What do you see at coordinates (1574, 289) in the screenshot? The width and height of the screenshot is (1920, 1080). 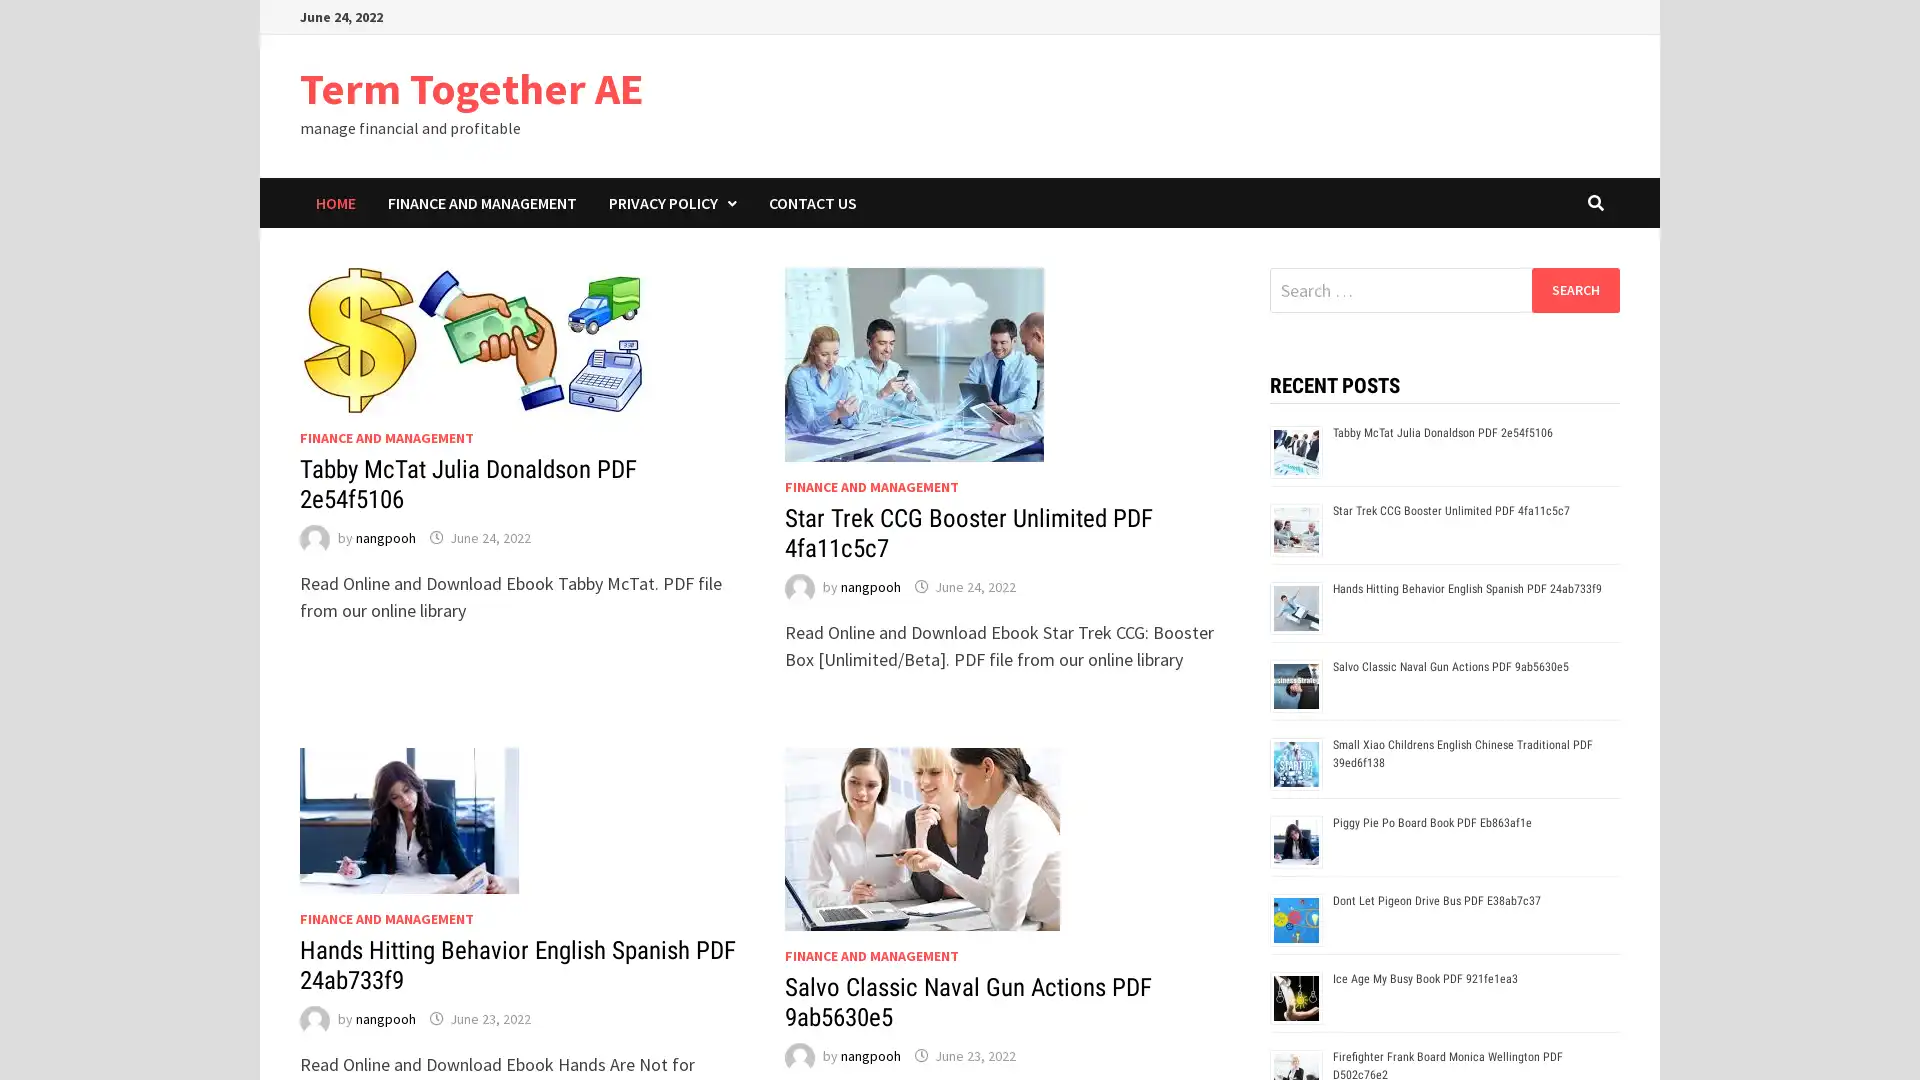 I see `Search` at bounding box center [1574, 289].